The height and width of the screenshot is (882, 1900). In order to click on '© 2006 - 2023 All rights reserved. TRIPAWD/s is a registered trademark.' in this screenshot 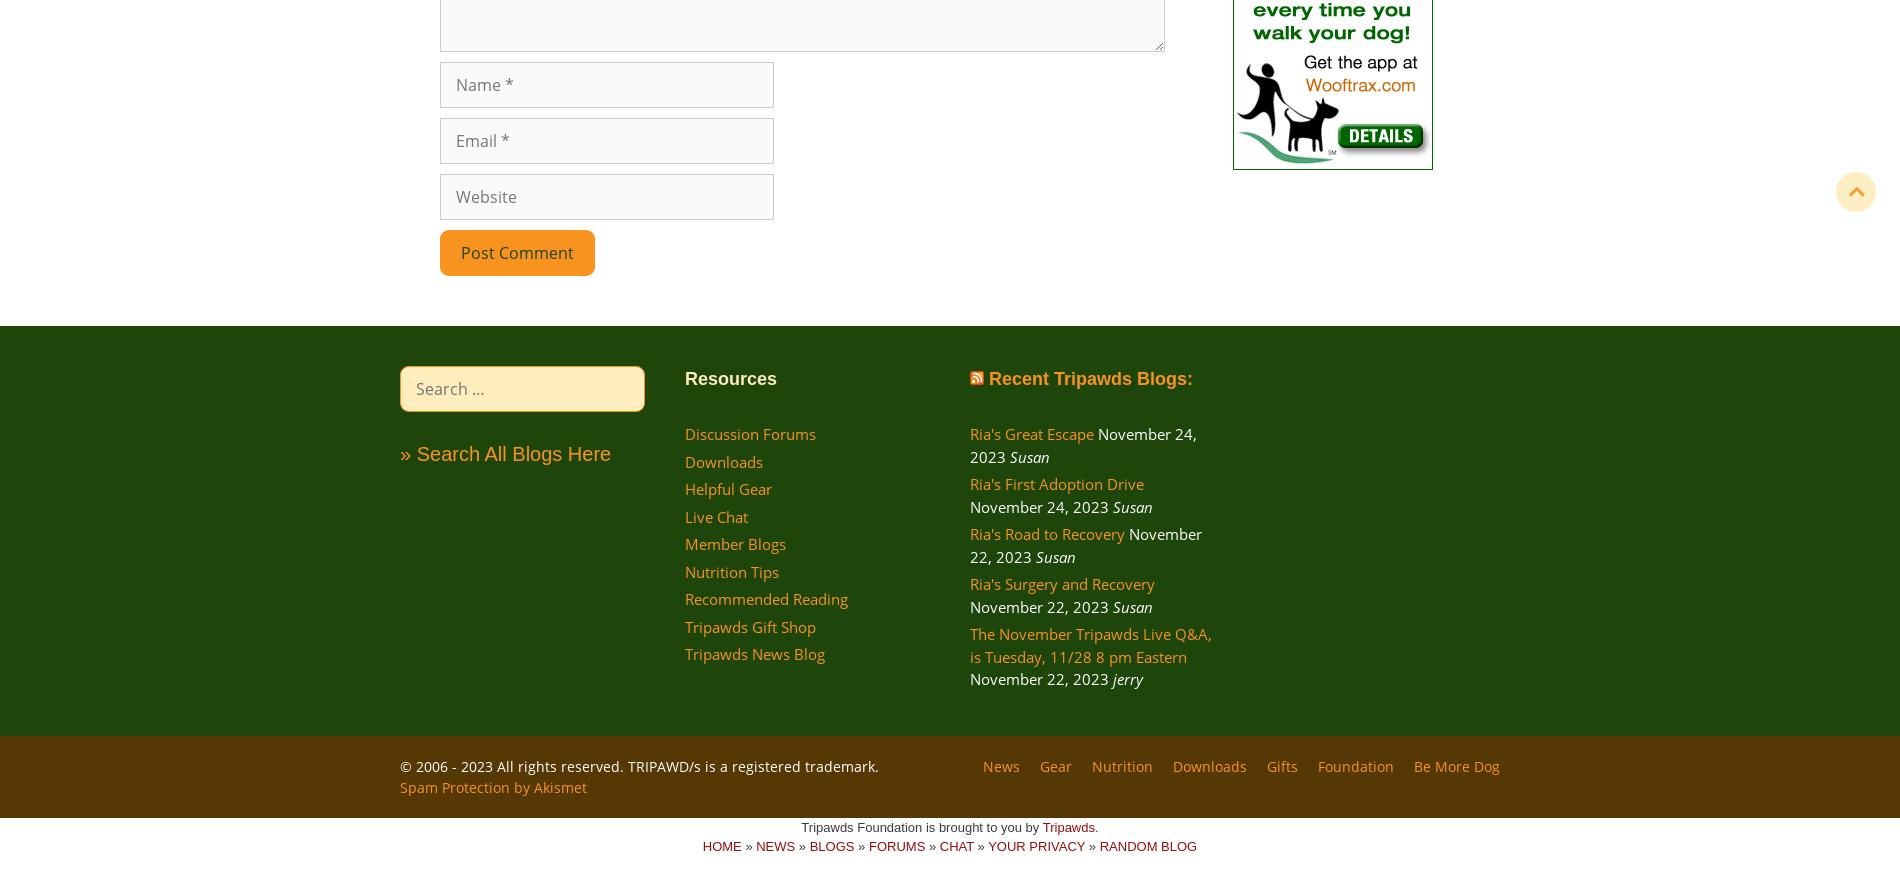, I will do `click(639, 765)`.